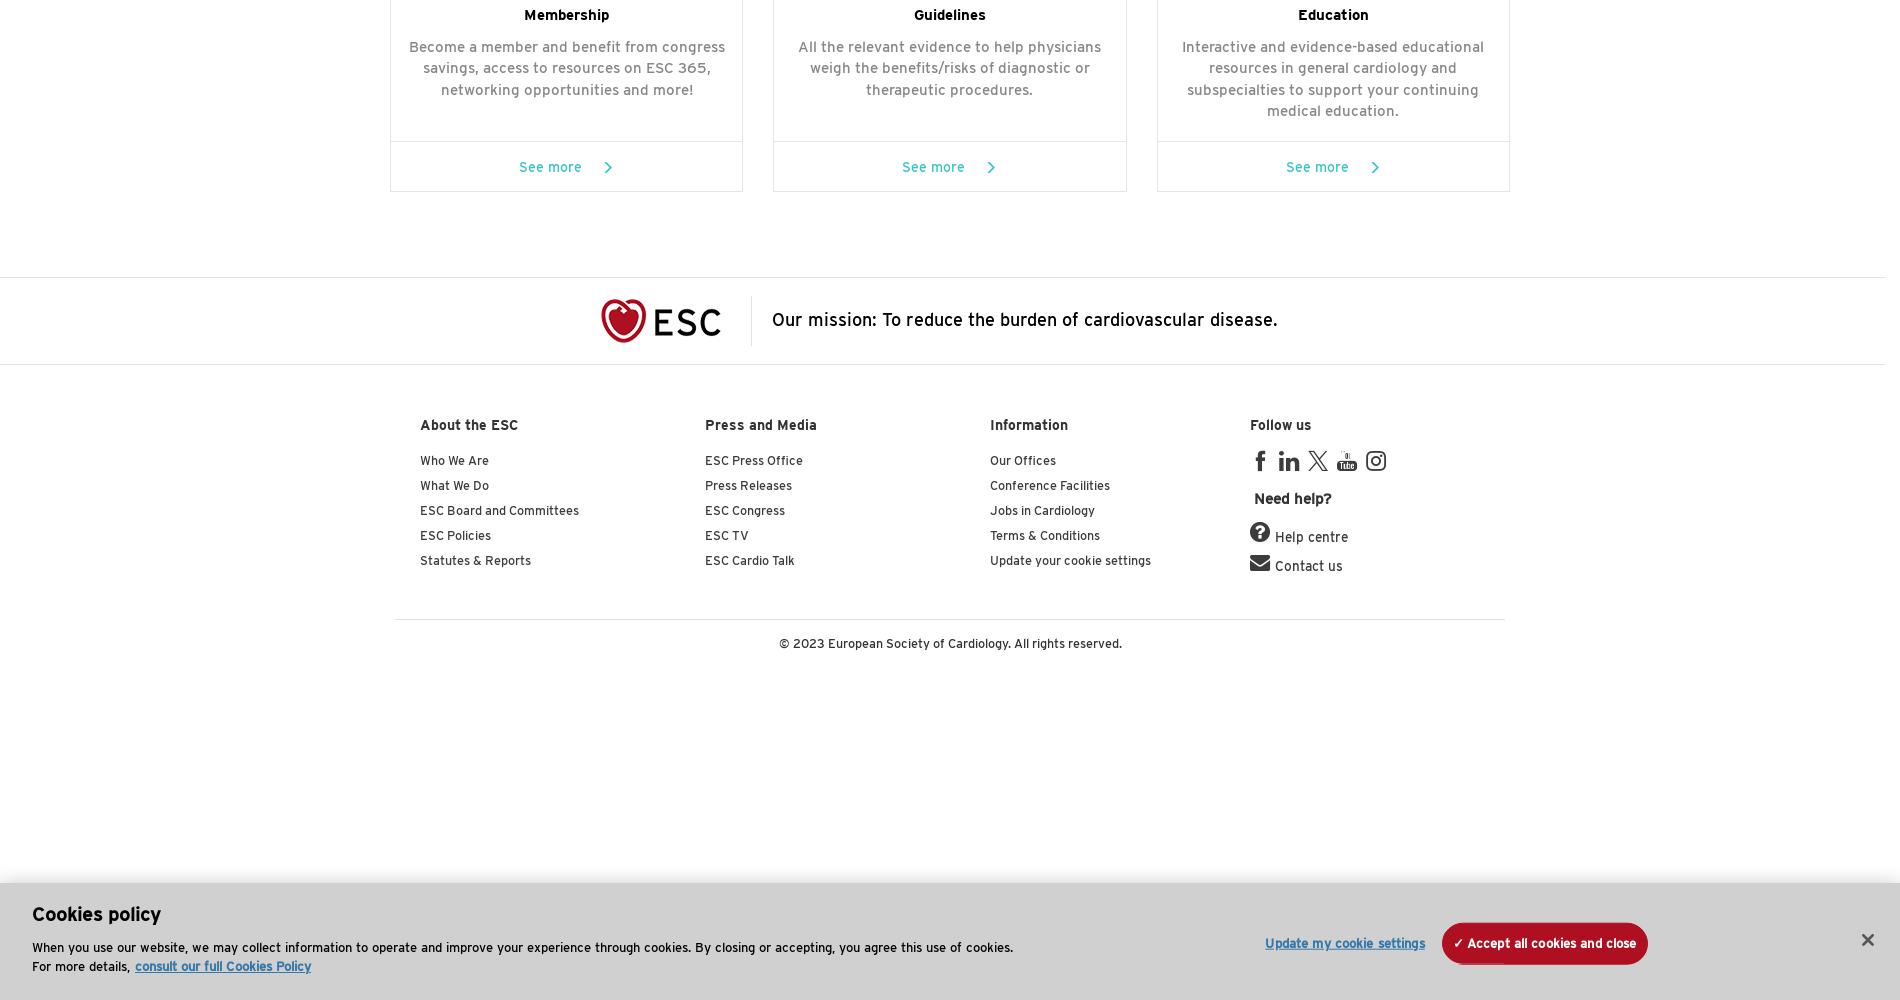 Image resolution: width=1900 pixels, height=1000 pixels. Describe the element at coordinates (1042, 510) in the screenshot. I see `'Jobs in Cardiology'` at that location.